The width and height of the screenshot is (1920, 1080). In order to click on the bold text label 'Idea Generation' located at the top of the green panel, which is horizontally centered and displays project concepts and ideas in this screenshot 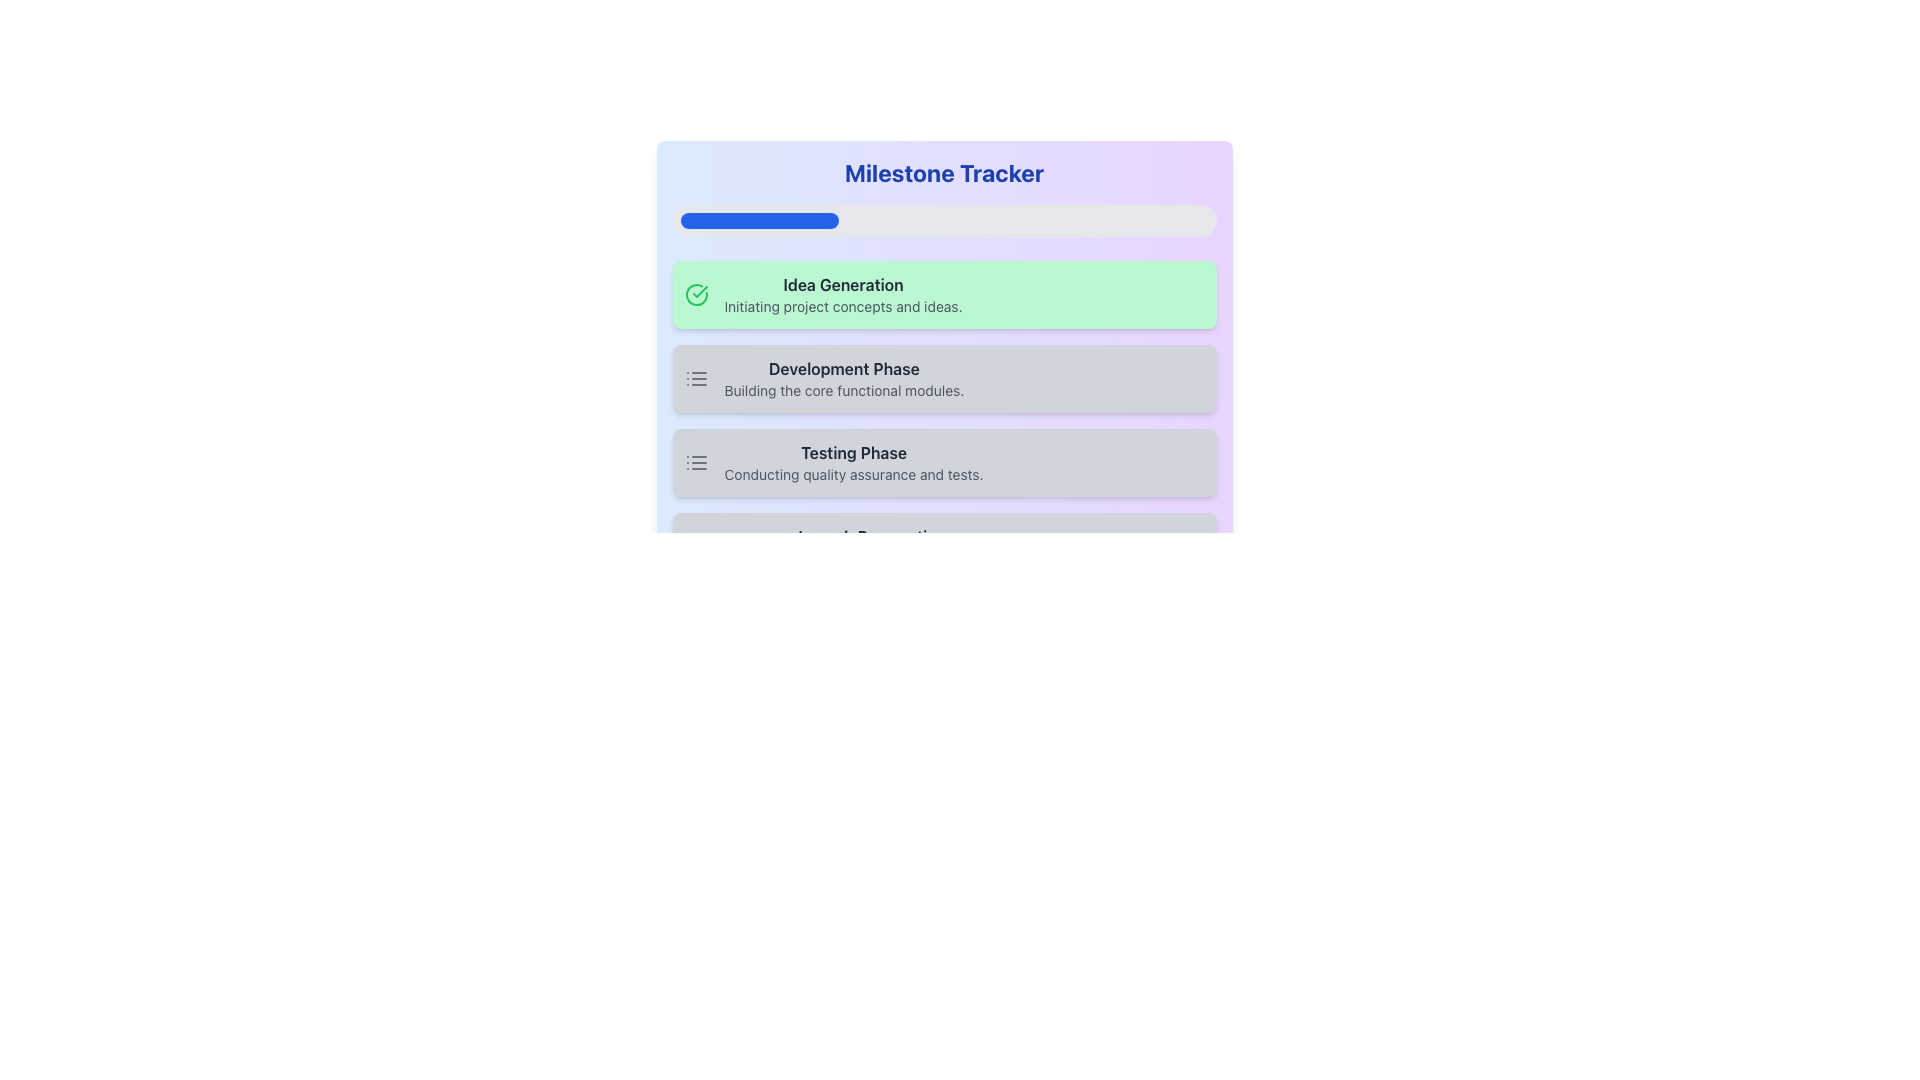, I will do `click(843, 285)`.